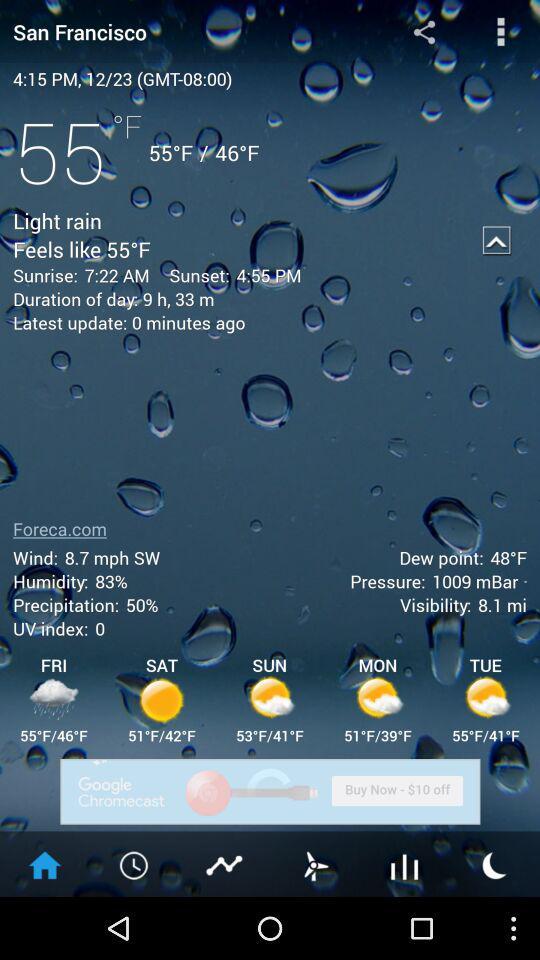 Image resolution: width=540 pixels, height=960 pixels. What do you see at coordinates (494, 925) in the screenshot?
I see `the weather icon` at bounding box center [494, 925].